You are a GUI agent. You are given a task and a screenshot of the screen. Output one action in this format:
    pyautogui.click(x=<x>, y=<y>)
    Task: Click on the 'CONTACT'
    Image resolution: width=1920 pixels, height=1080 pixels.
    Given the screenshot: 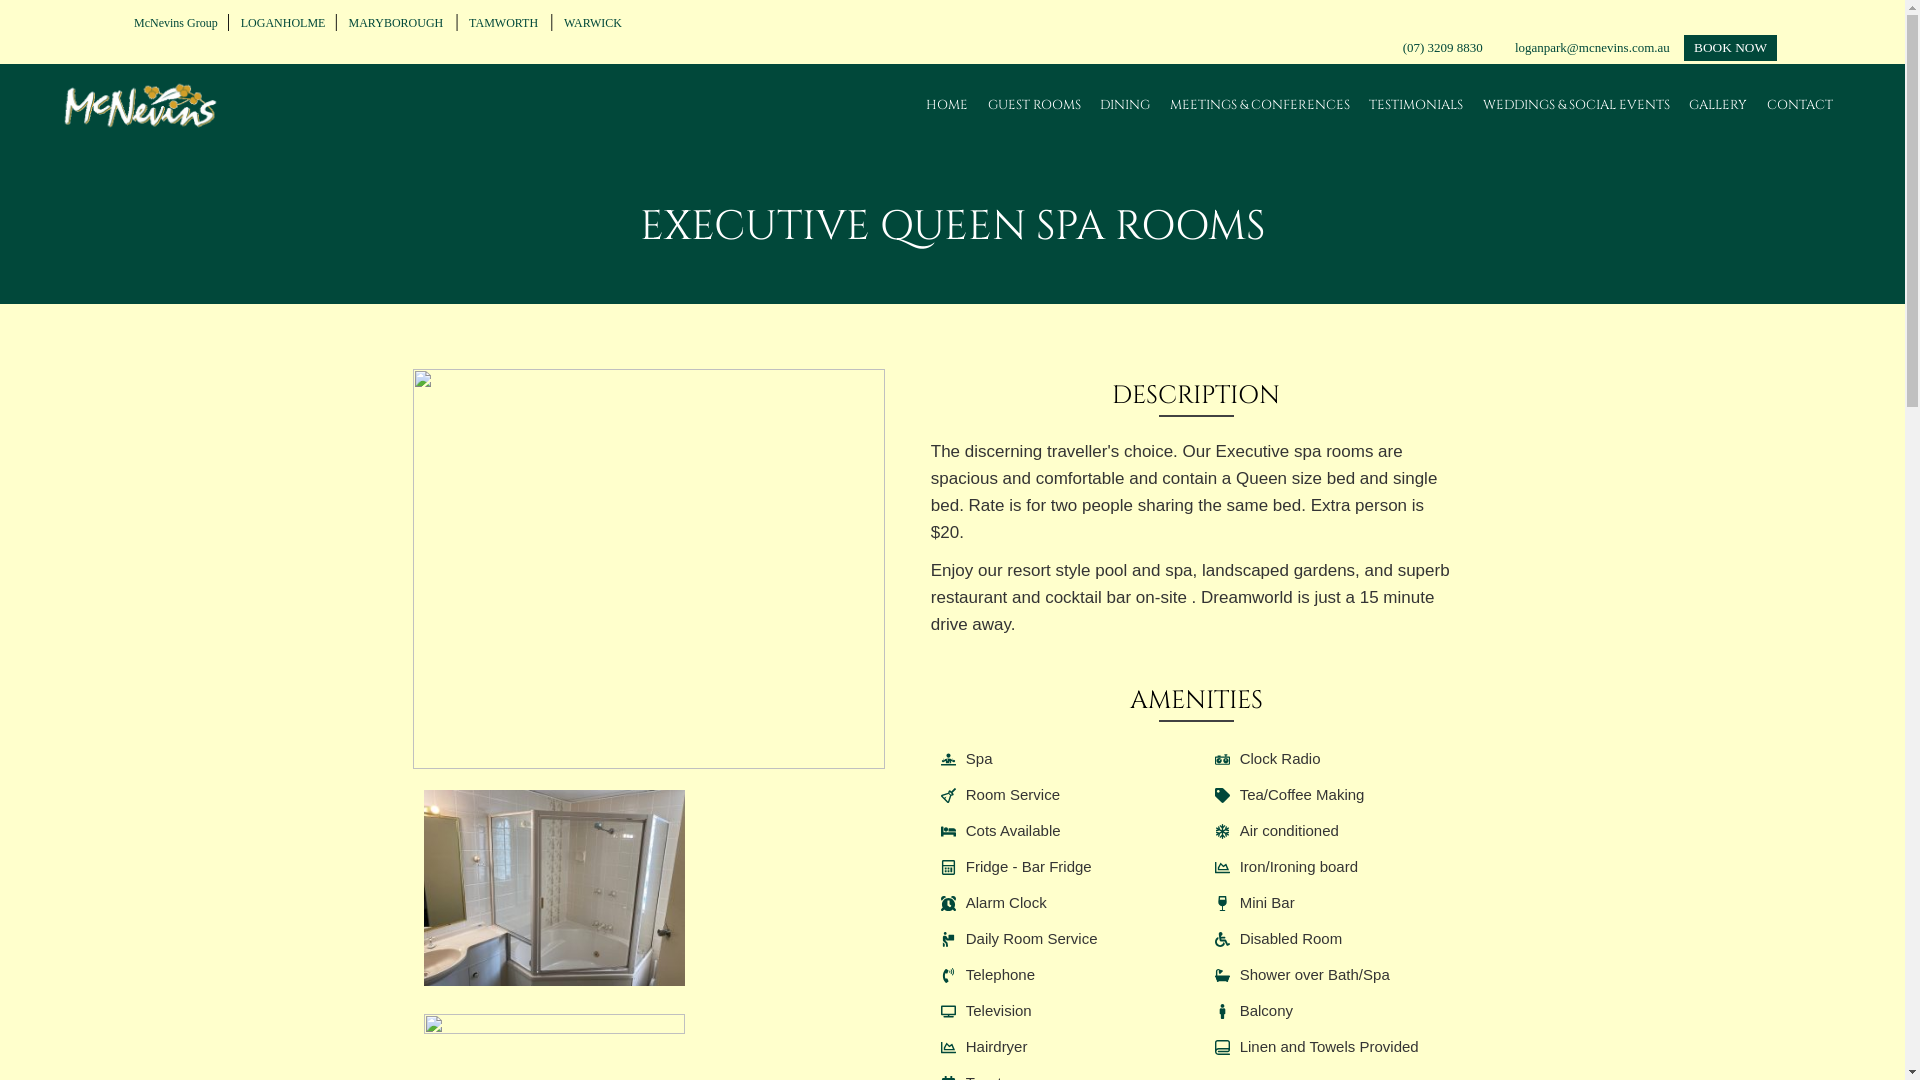 What is the action you would take?
    pyautogui.click(x=1800, y=104)
    